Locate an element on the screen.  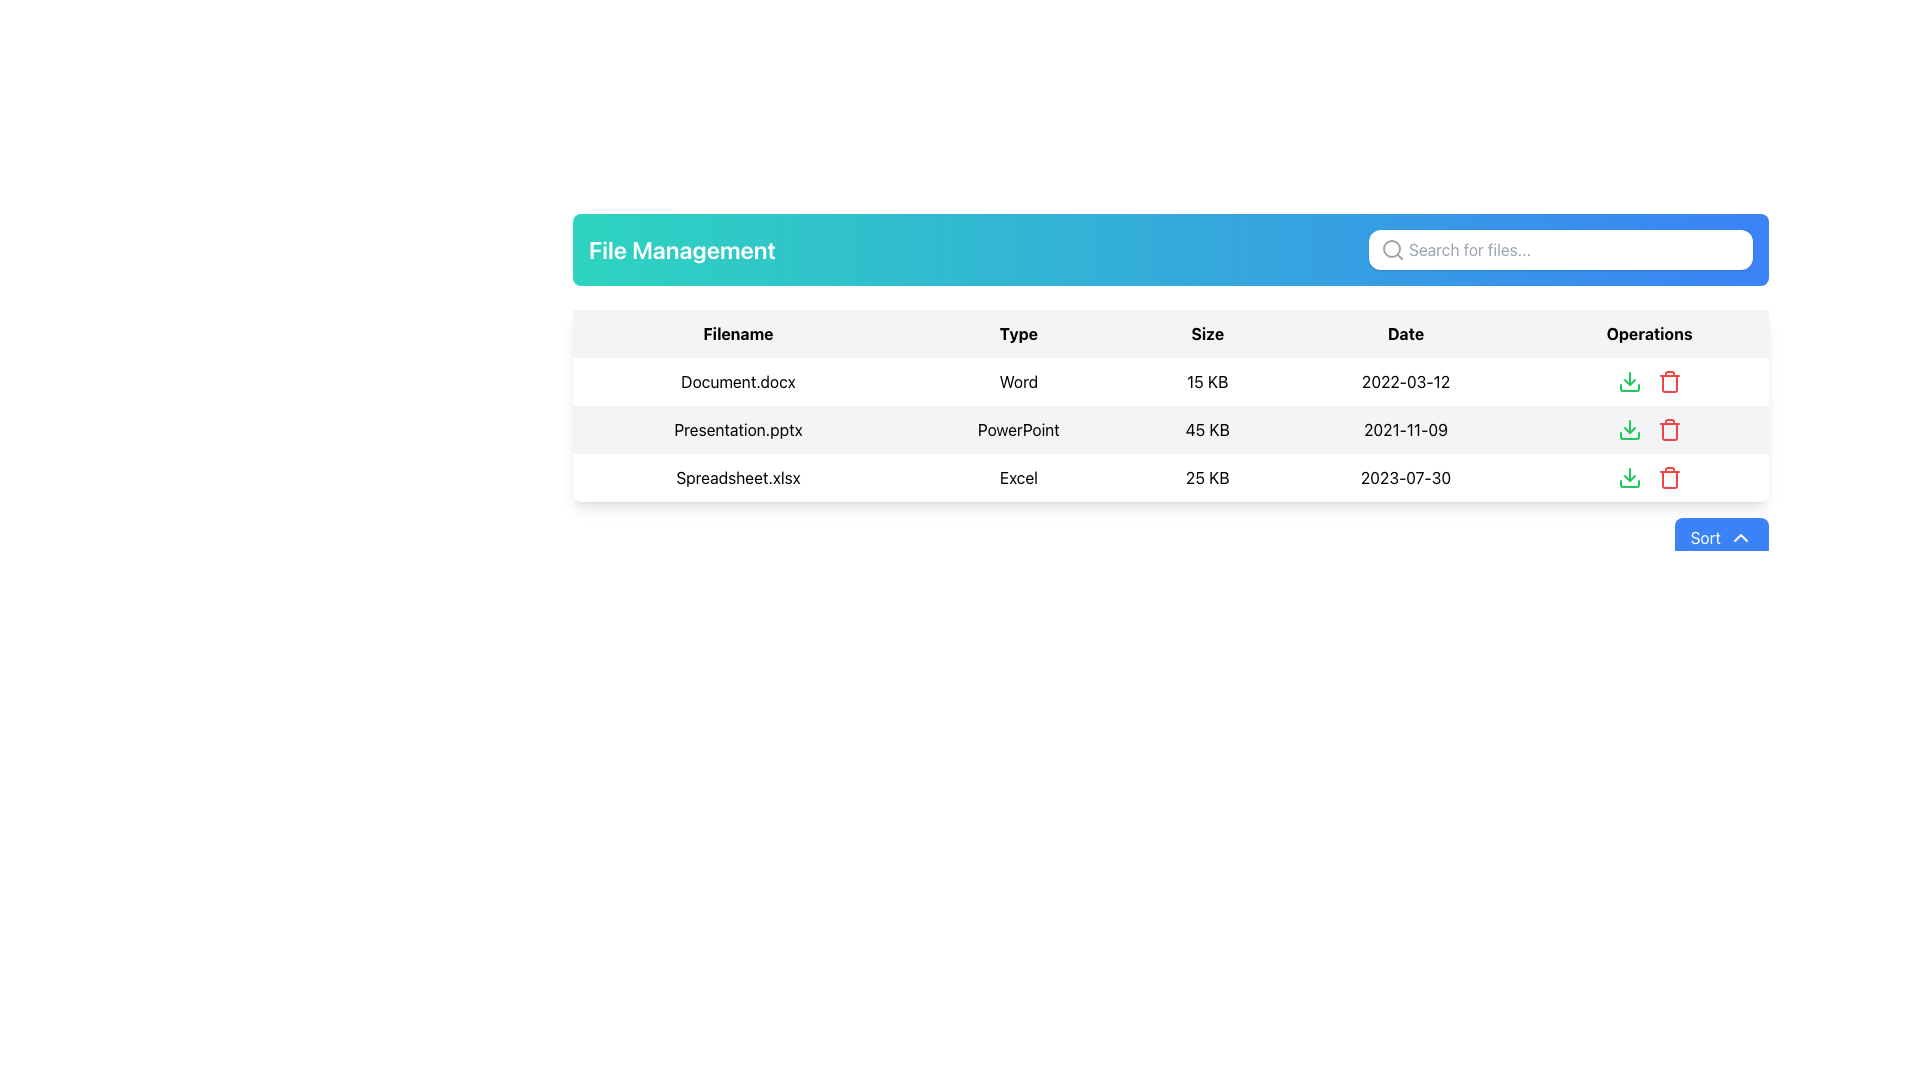
the 'Type' column header in the table, which is the second header located between 'Filename' and 'Size' is located at coordinates (1018, 333).